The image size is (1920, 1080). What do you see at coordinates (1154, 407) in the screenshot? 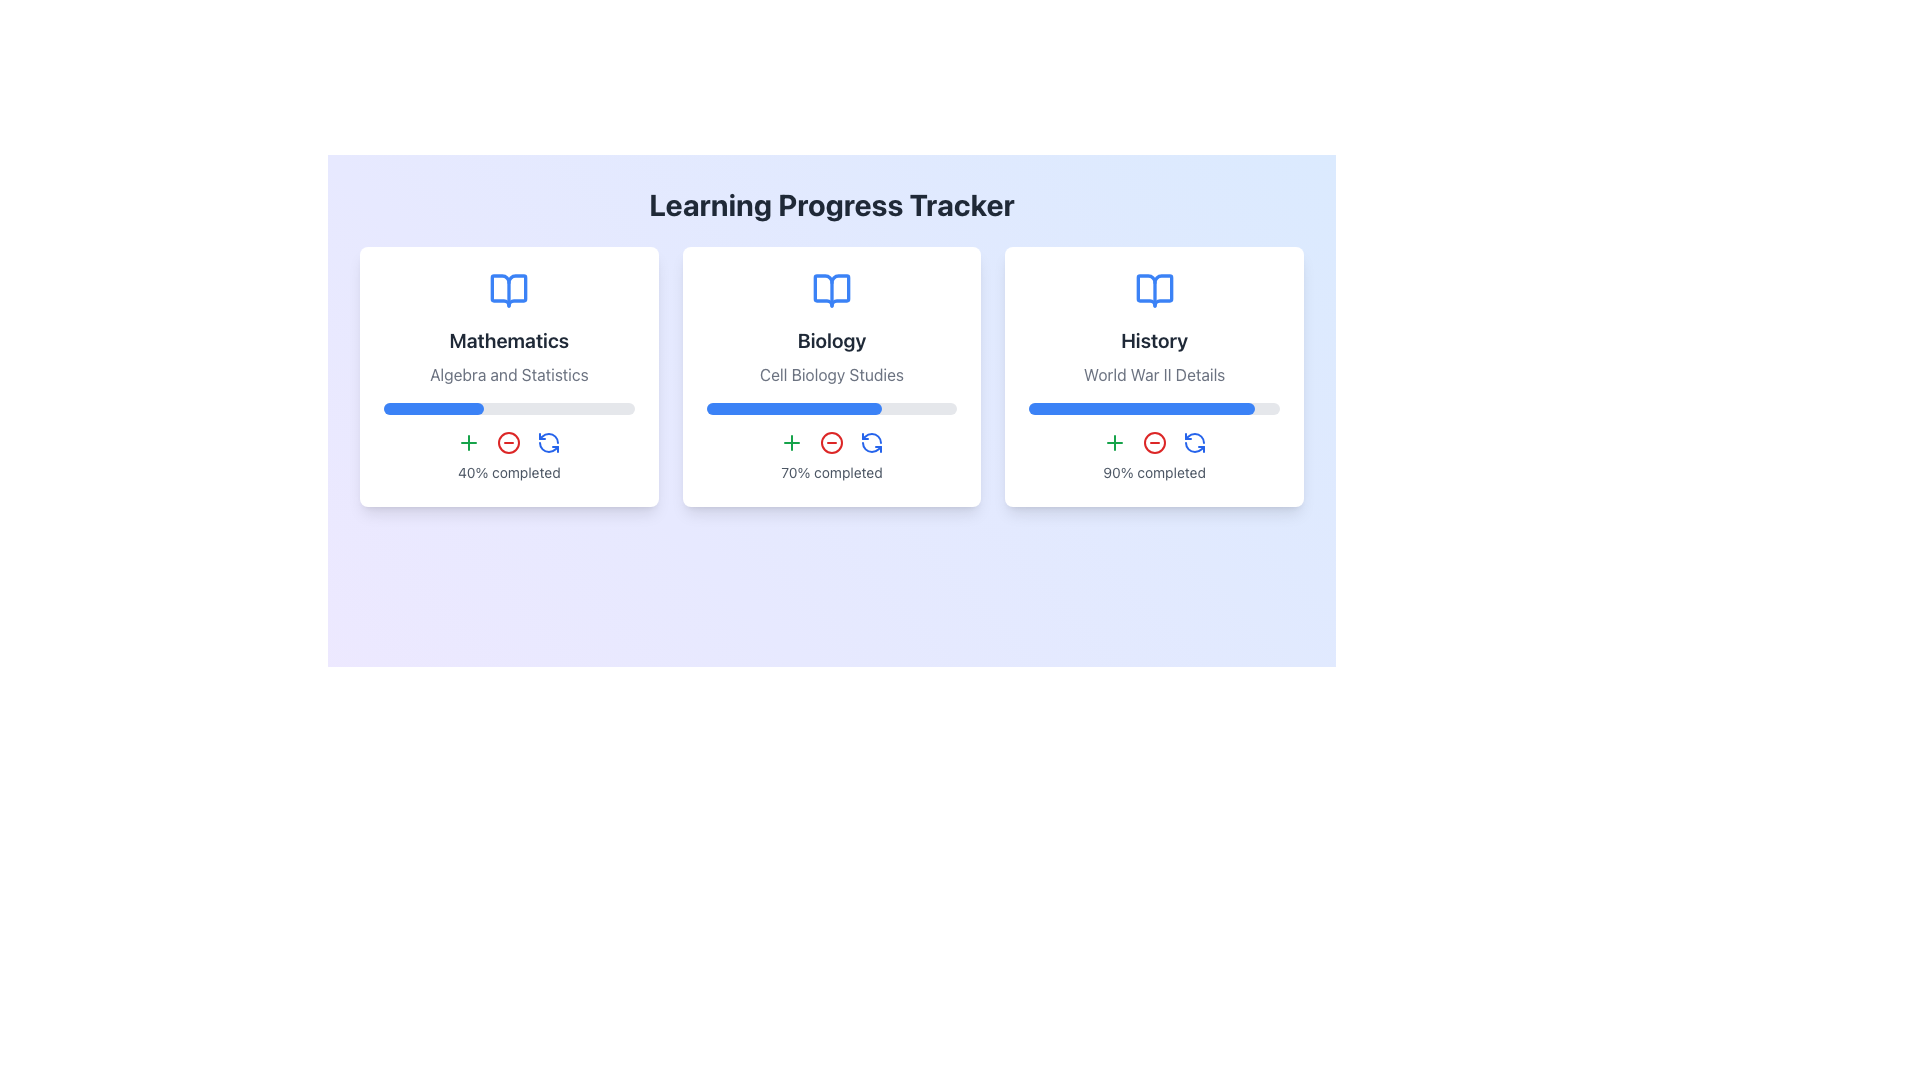
I see `the horizontal progress bar representing 90% progress, located below the 'World War II Details' text and above the '90% completed' label in the 'History' card` at bounding box center [1154, 407].